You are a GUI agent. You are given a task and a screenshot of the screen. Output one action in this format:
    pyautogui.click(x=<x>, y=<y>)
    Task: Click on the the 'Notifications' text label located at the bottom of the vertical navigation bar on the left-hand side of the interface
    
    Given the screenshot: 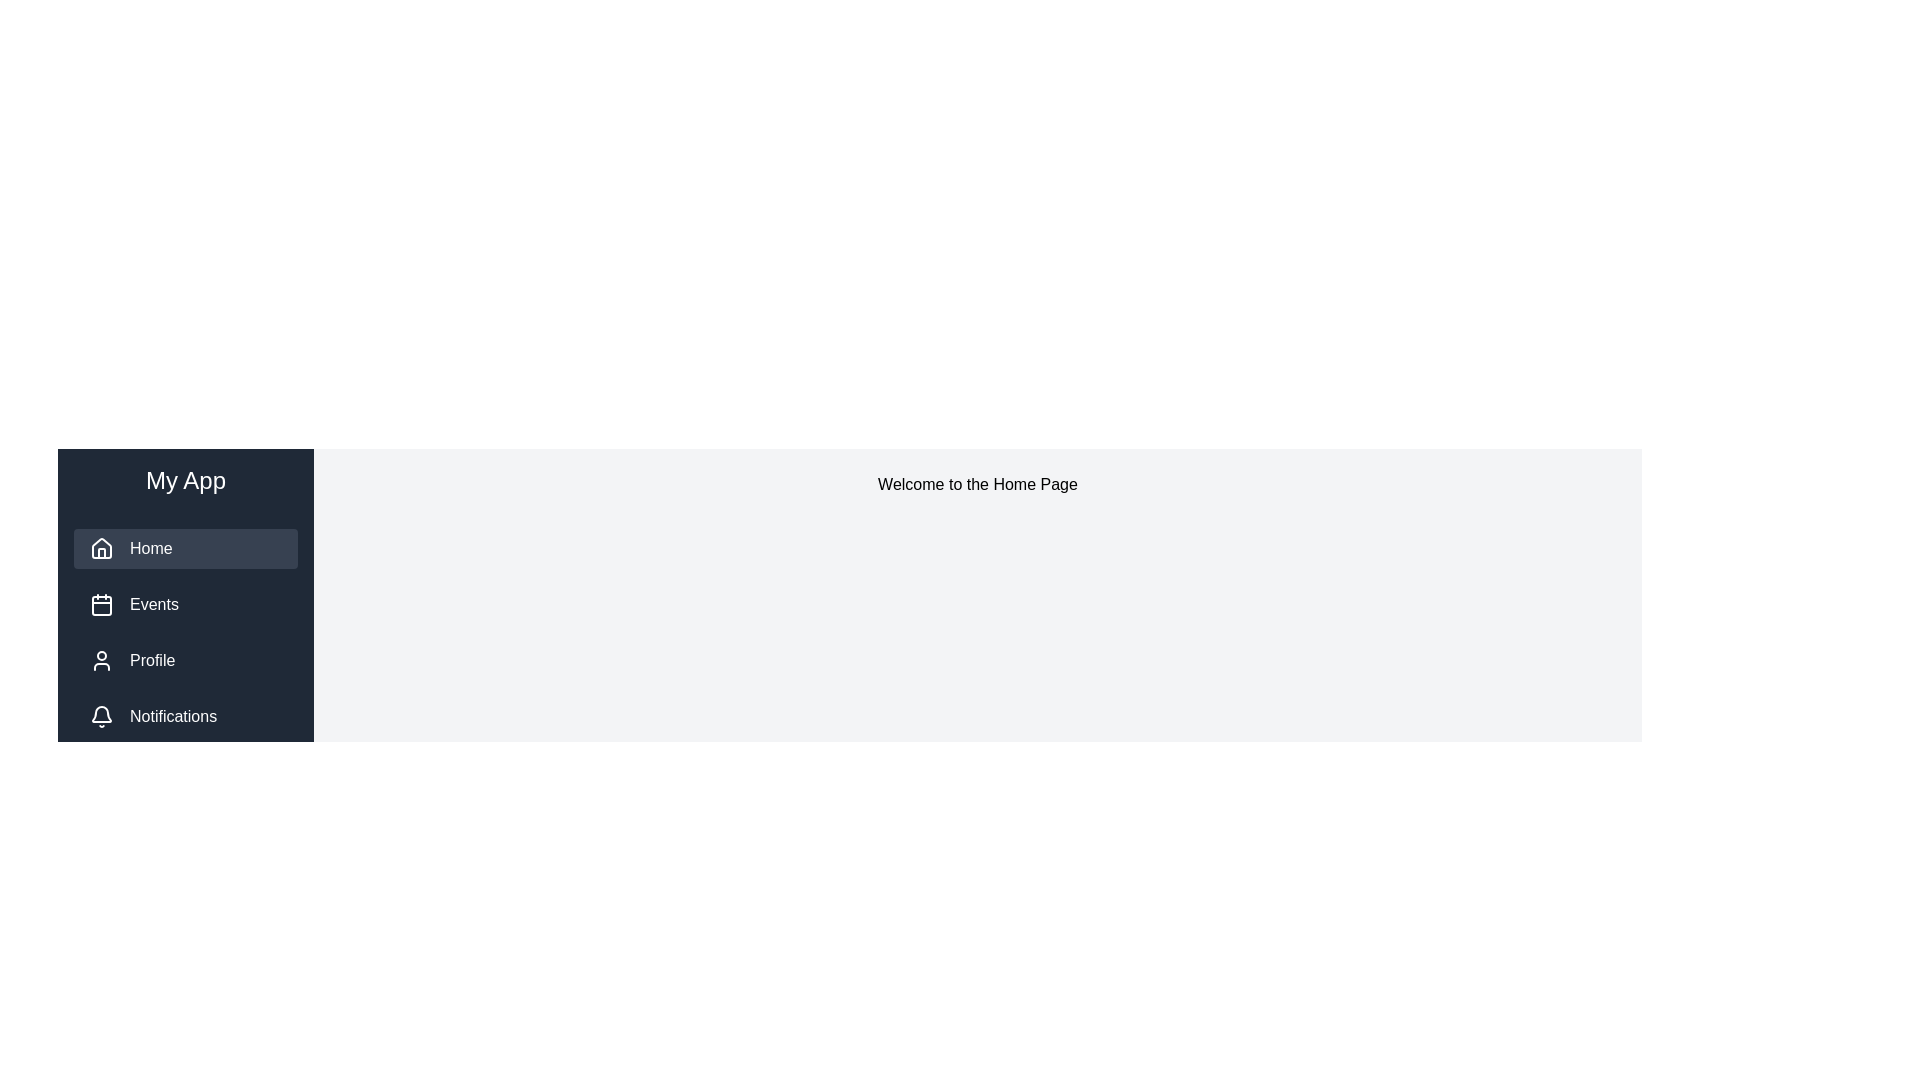 What is the action you would take?
    pyautogui.click(x=173, y=716)
    